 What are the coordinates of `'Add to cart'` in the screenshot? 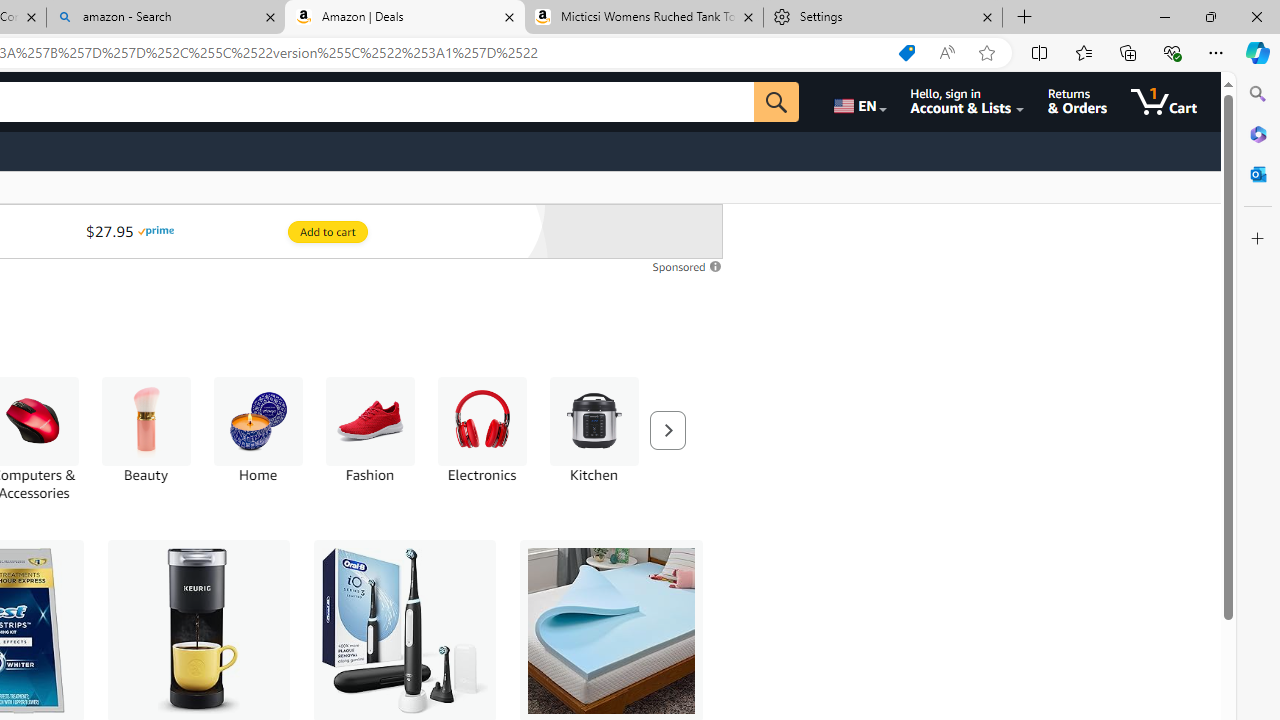 It's located at (327, 230).